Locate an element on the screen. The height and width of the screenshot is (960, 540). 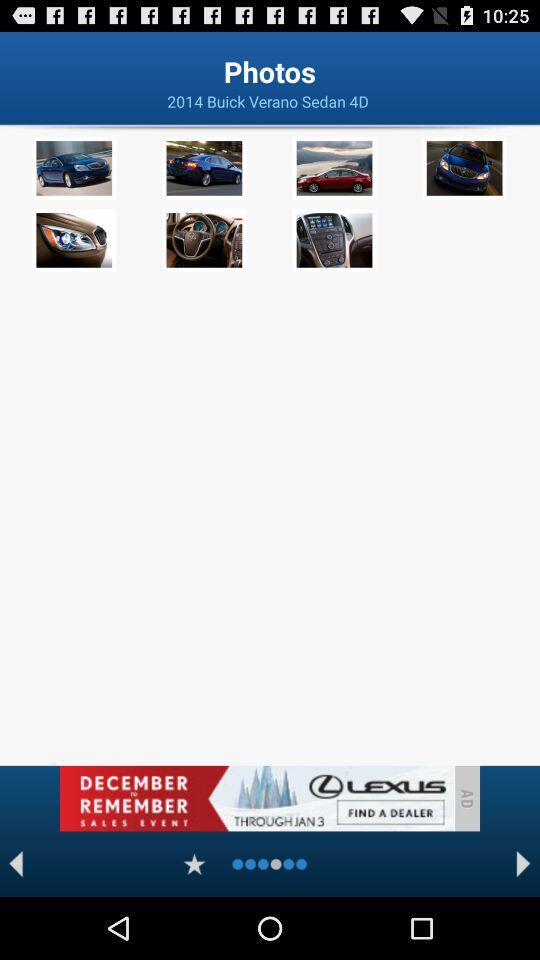
the arrow_backward icon is located at coordinates (15, 924).